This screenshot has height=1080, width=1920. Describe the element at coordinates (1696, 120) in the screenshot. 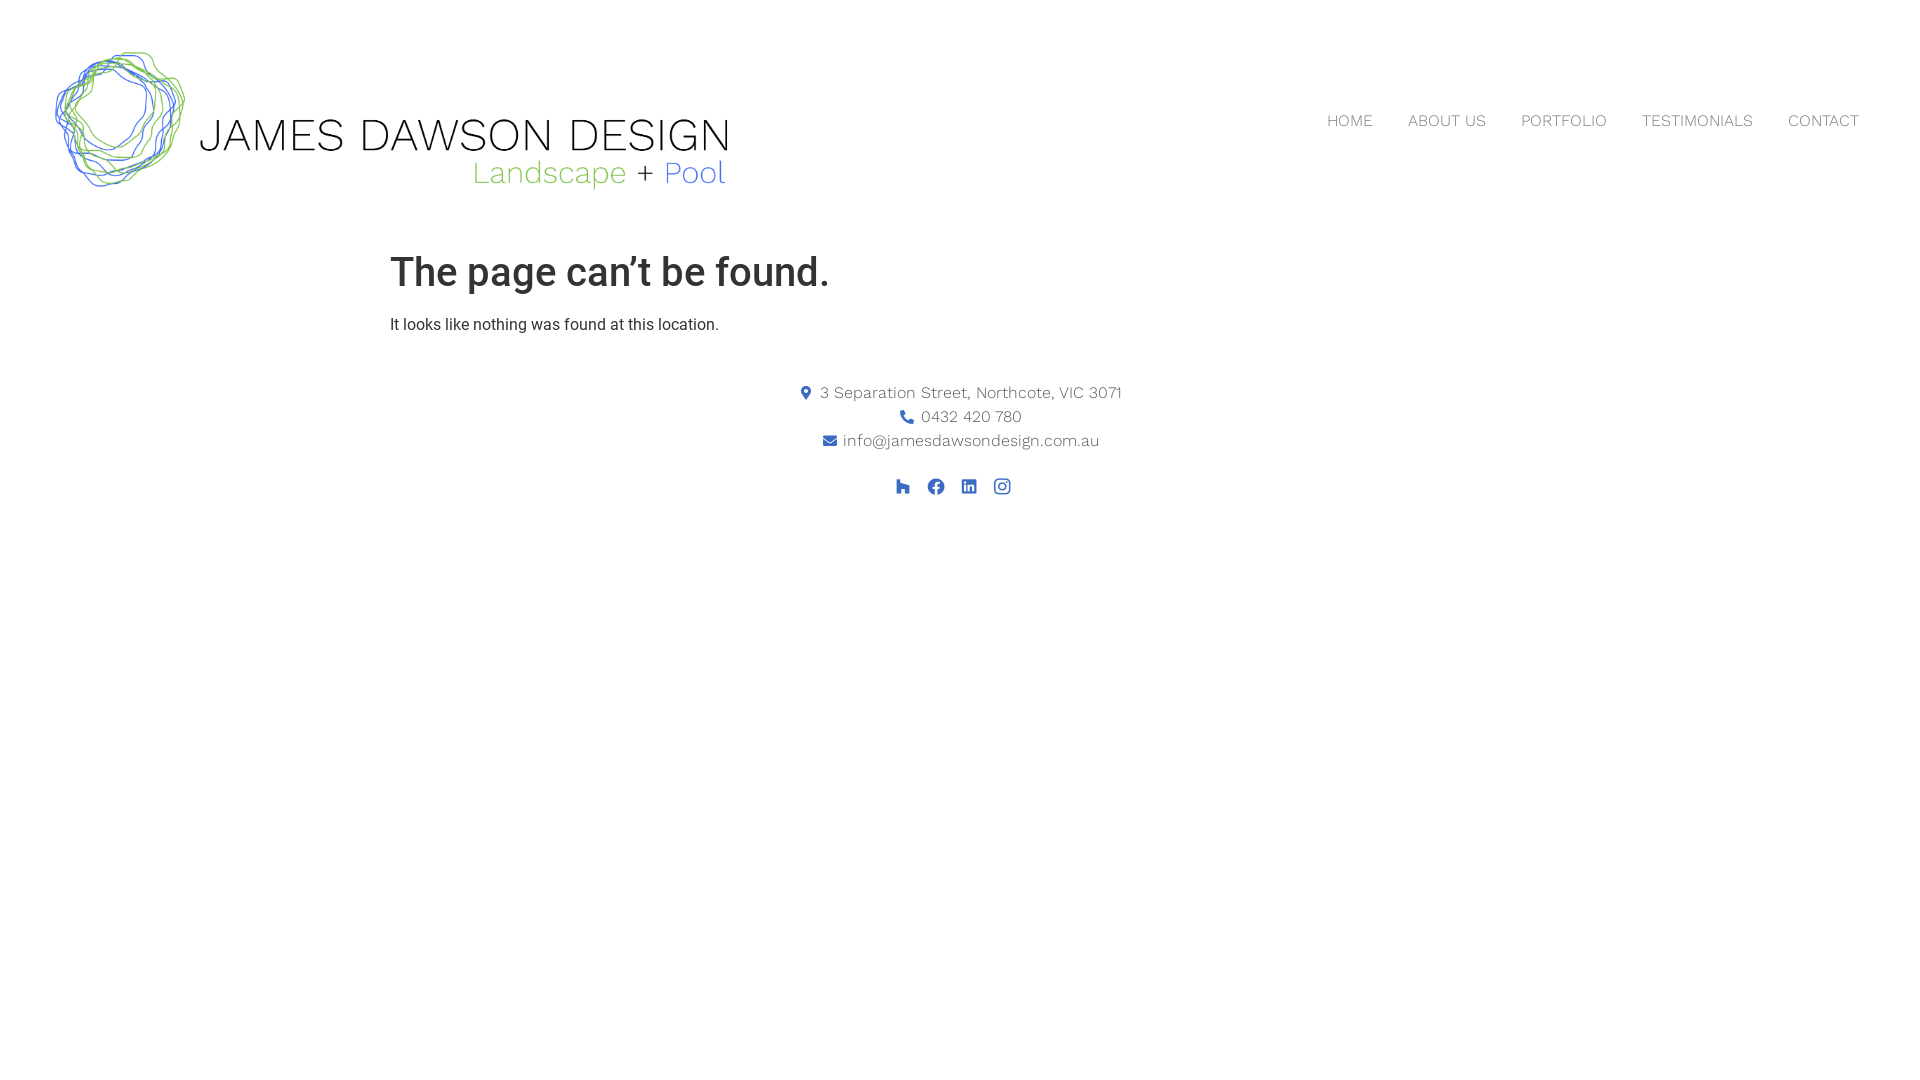

I see `'TESTIMONIALS'` at that location.